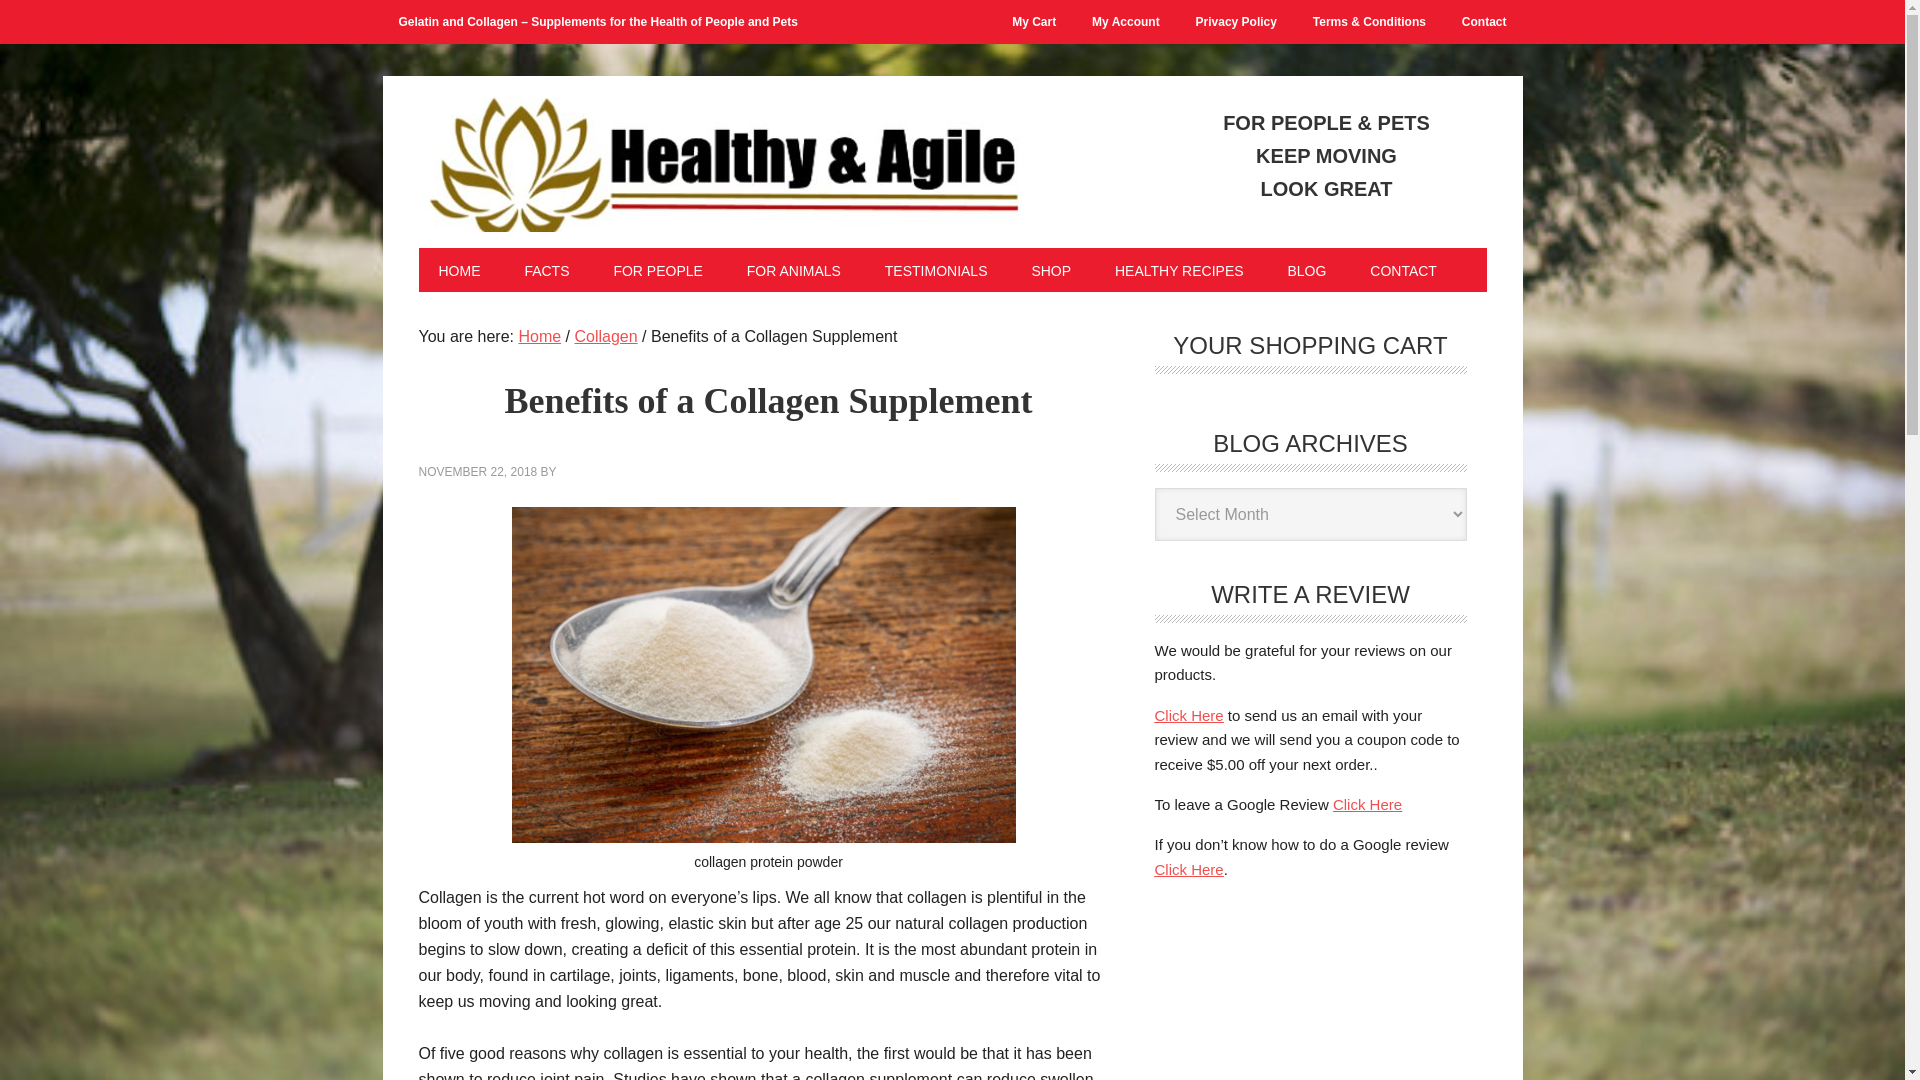  What do you see at coordinates (1402, 270) in the screenshot?
I see `'CONTACT'` at bounding box center [1402, 270].